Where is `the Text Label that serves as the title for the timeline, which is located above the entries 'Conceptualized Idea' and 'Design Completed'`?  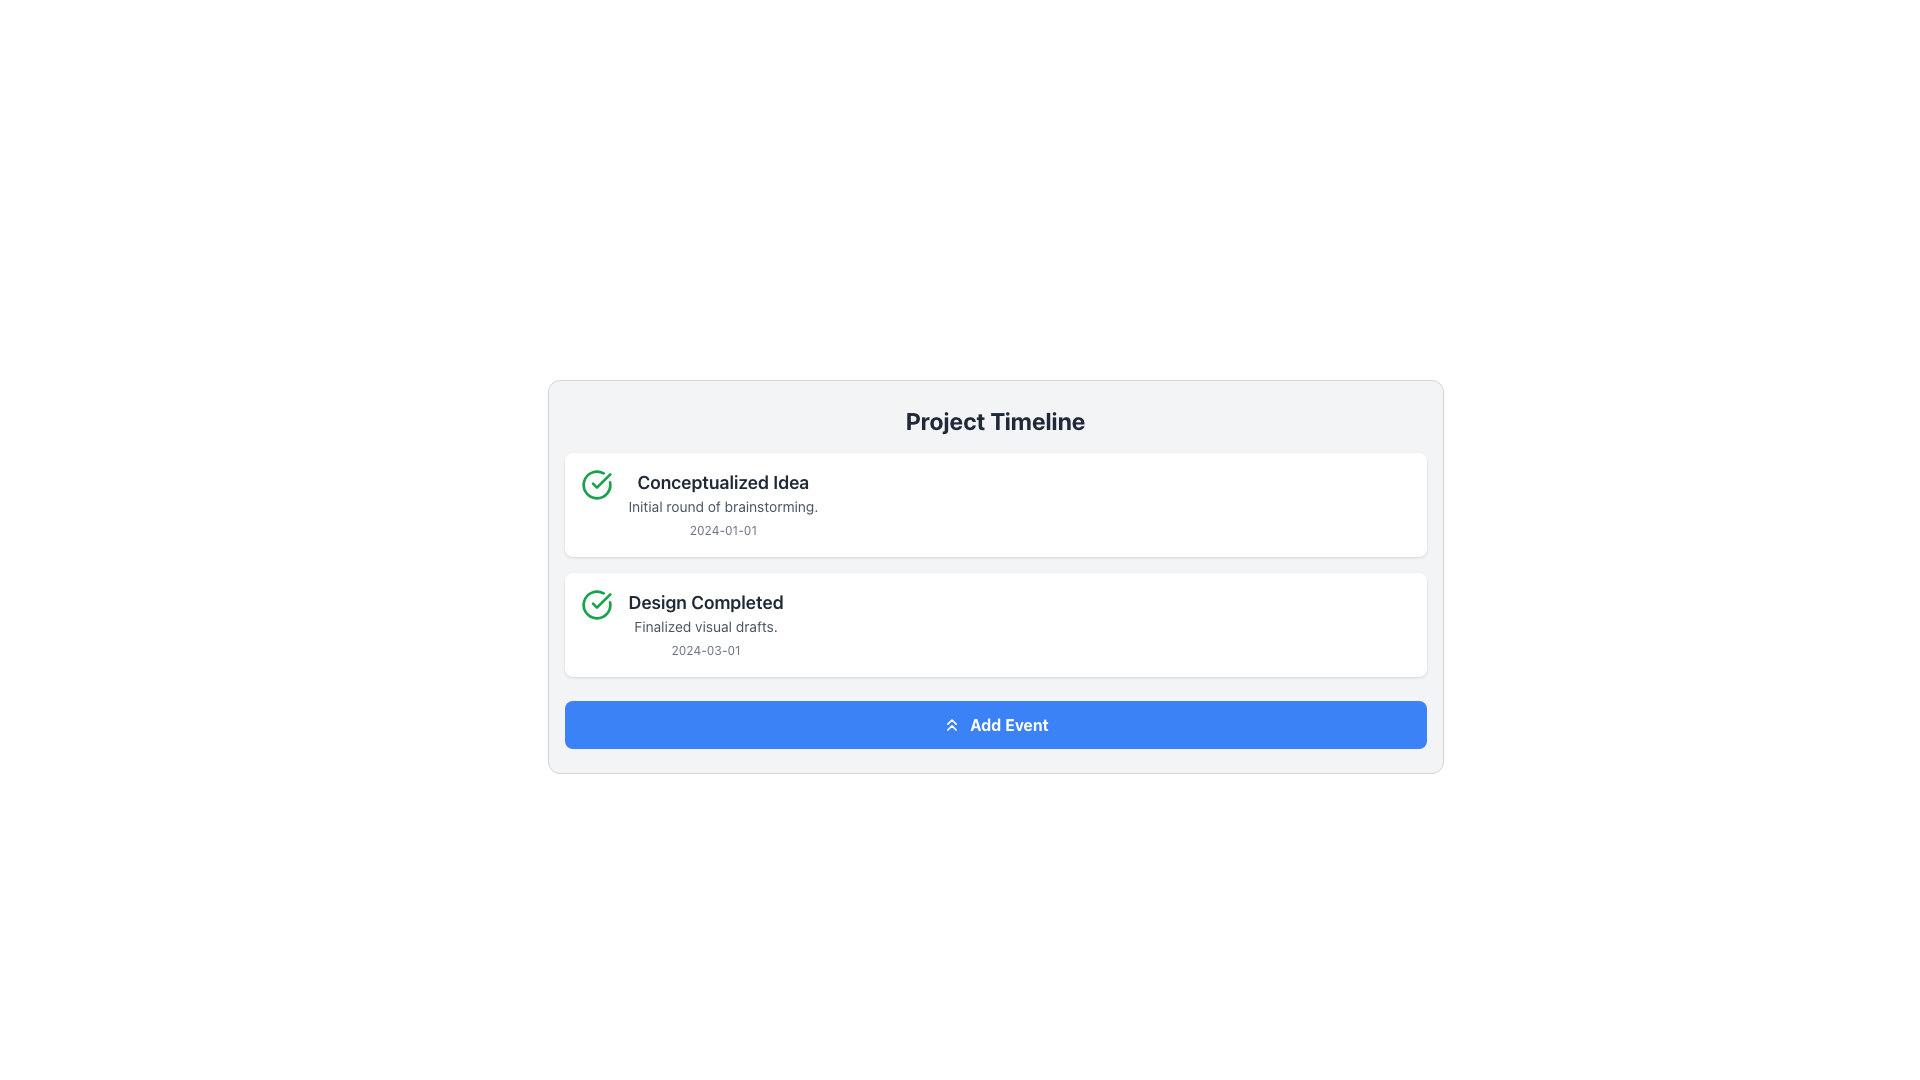
the Text Label that serves as the title for the timeline, which is located above the entries 'Conceptualized Idea' and 'Design Completed' is located at coordinates (995, 419).